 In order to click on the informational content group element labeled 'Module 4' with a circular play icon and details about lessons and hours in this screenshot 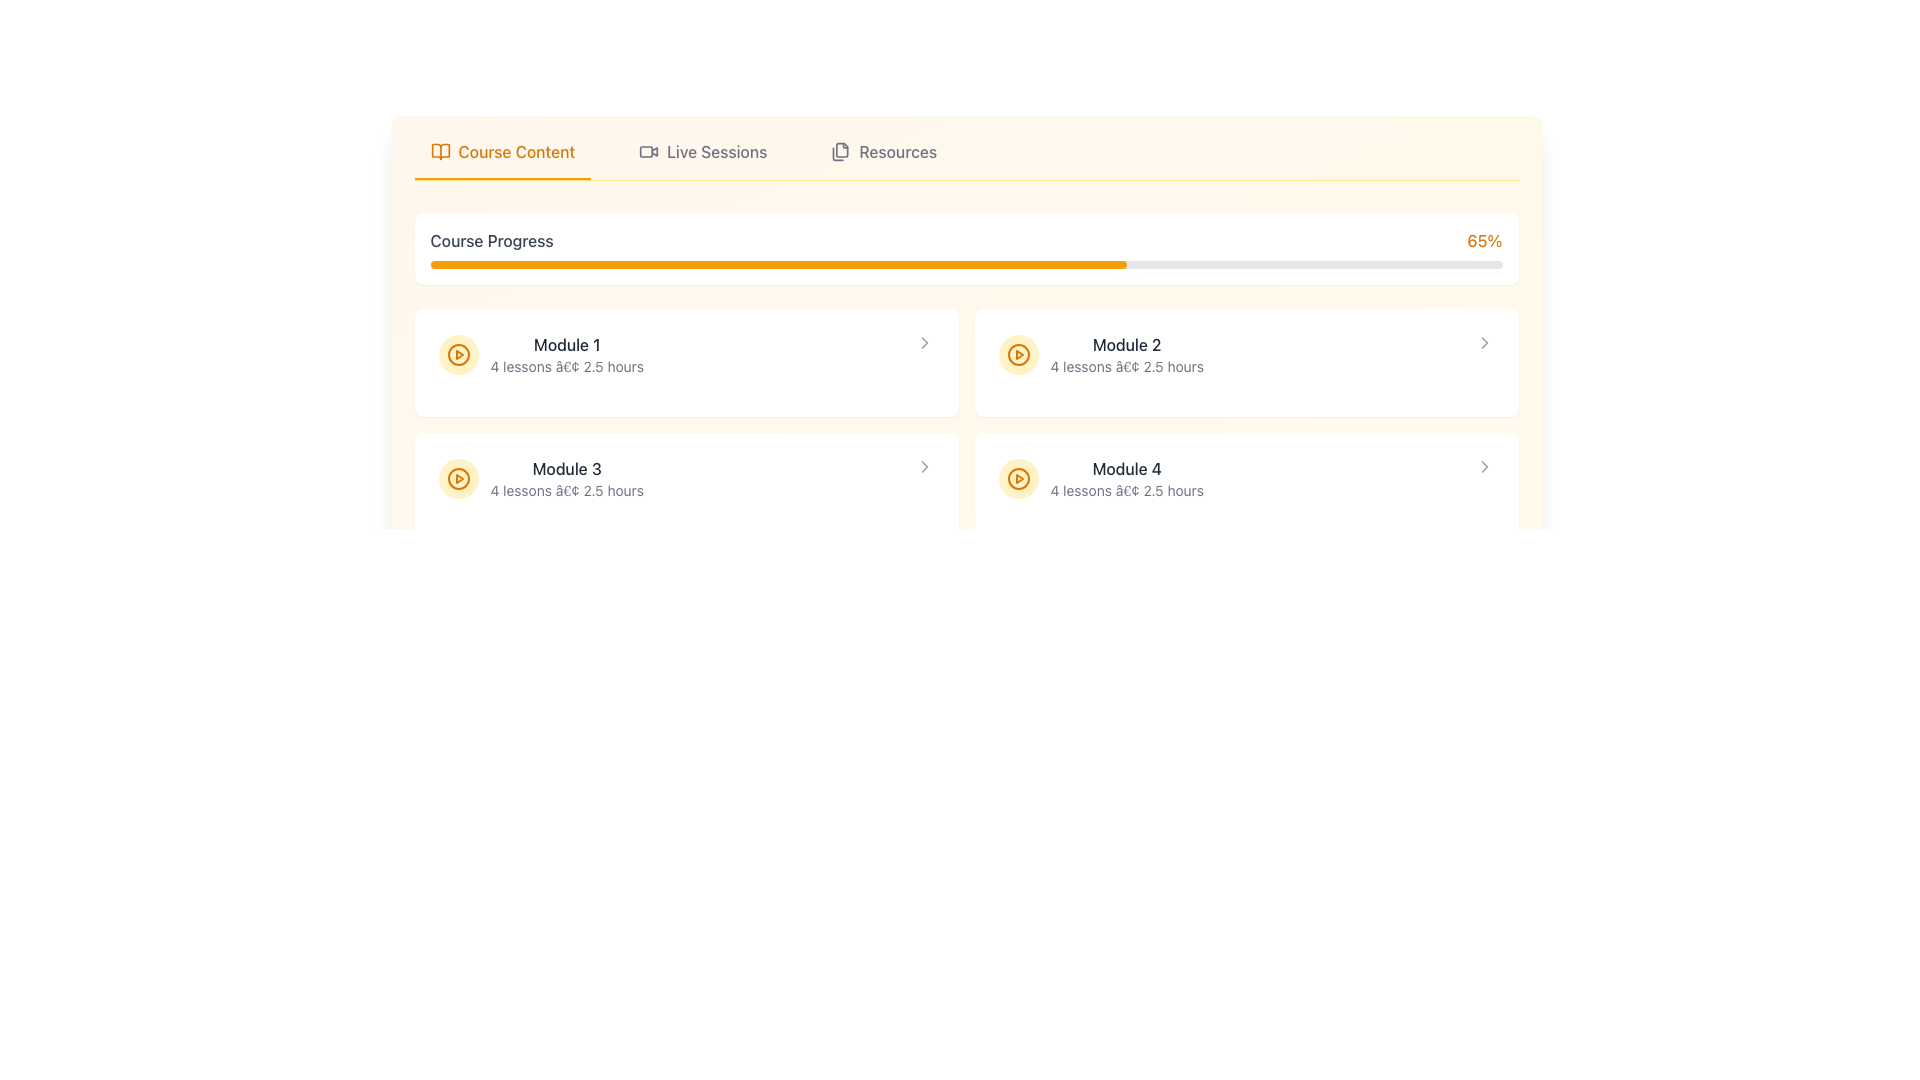, I will do `click(1100, 478)`.